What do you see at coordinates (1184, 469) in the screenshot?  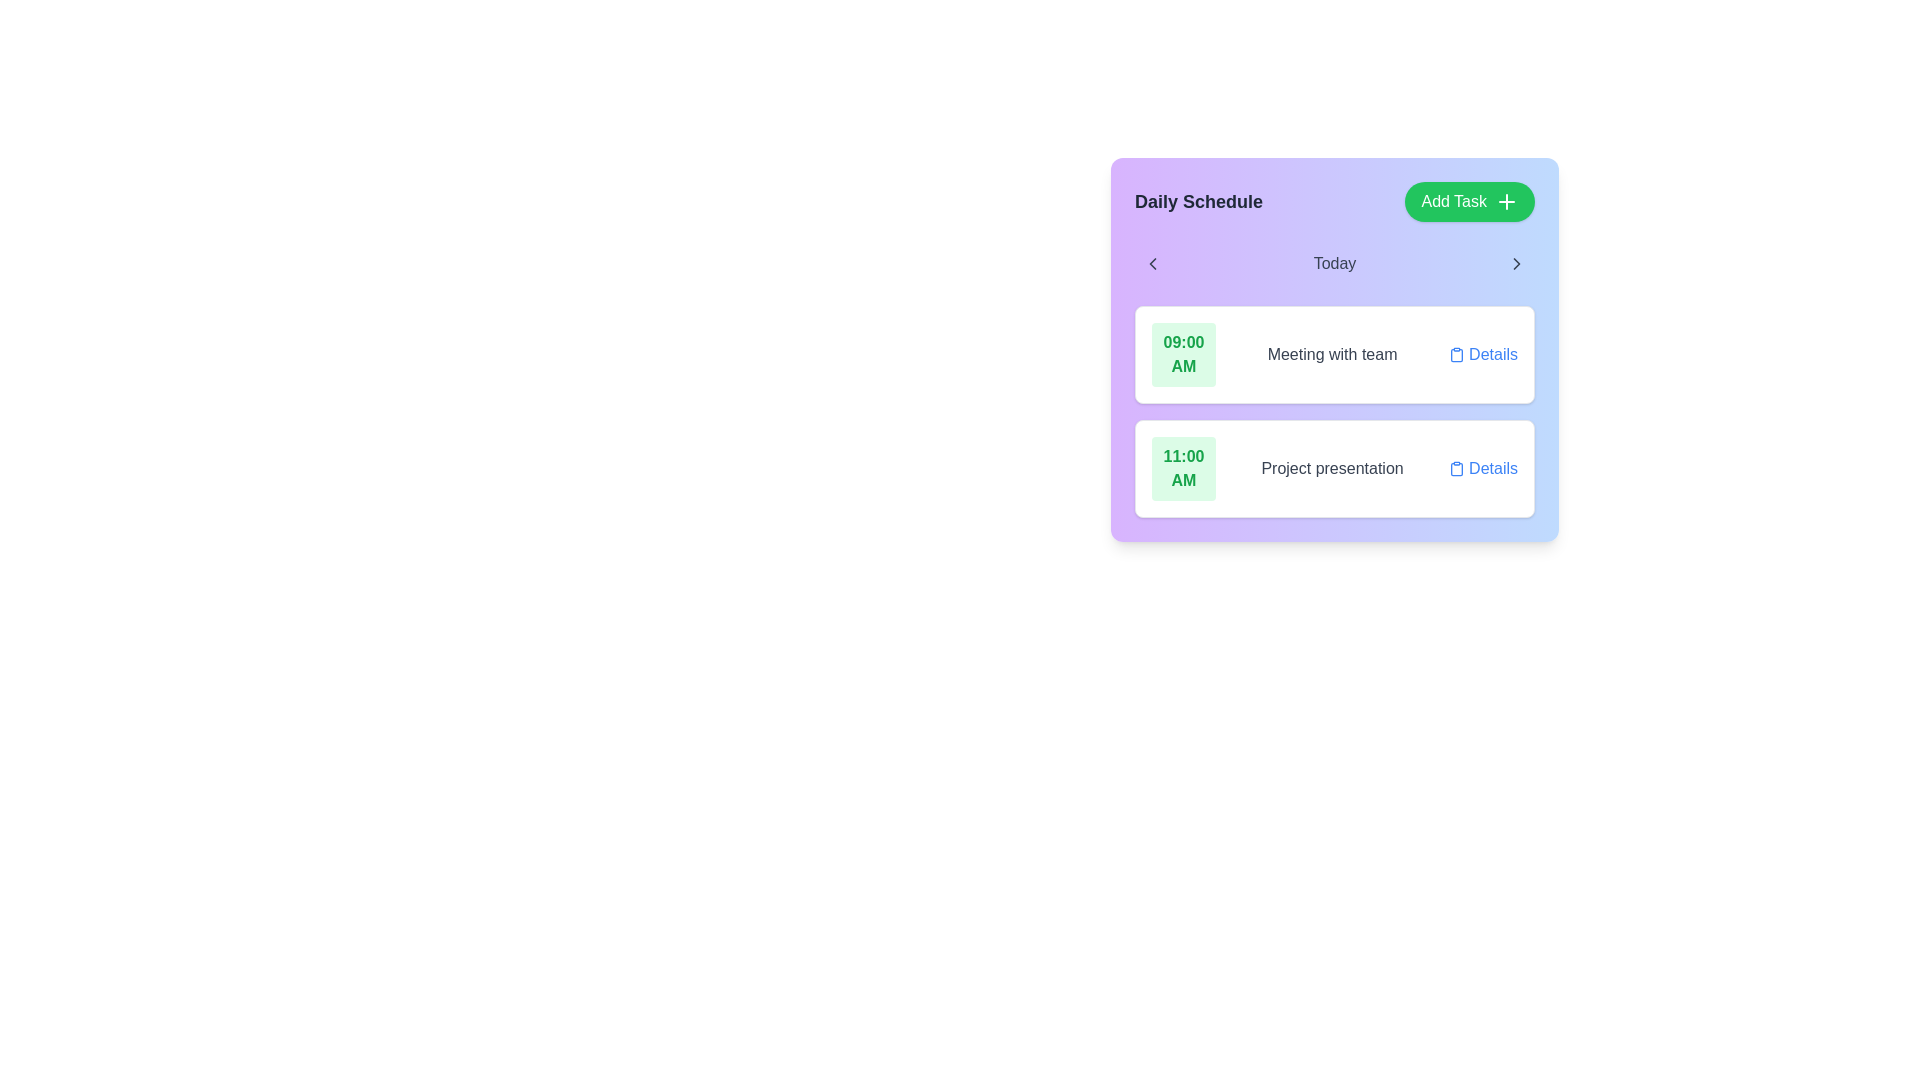 I see `the text label displaying '11:00 AM' with a green background and white border, located at the top-left corner of the 'Project presentation' card` at bounding box center [1184, 469].